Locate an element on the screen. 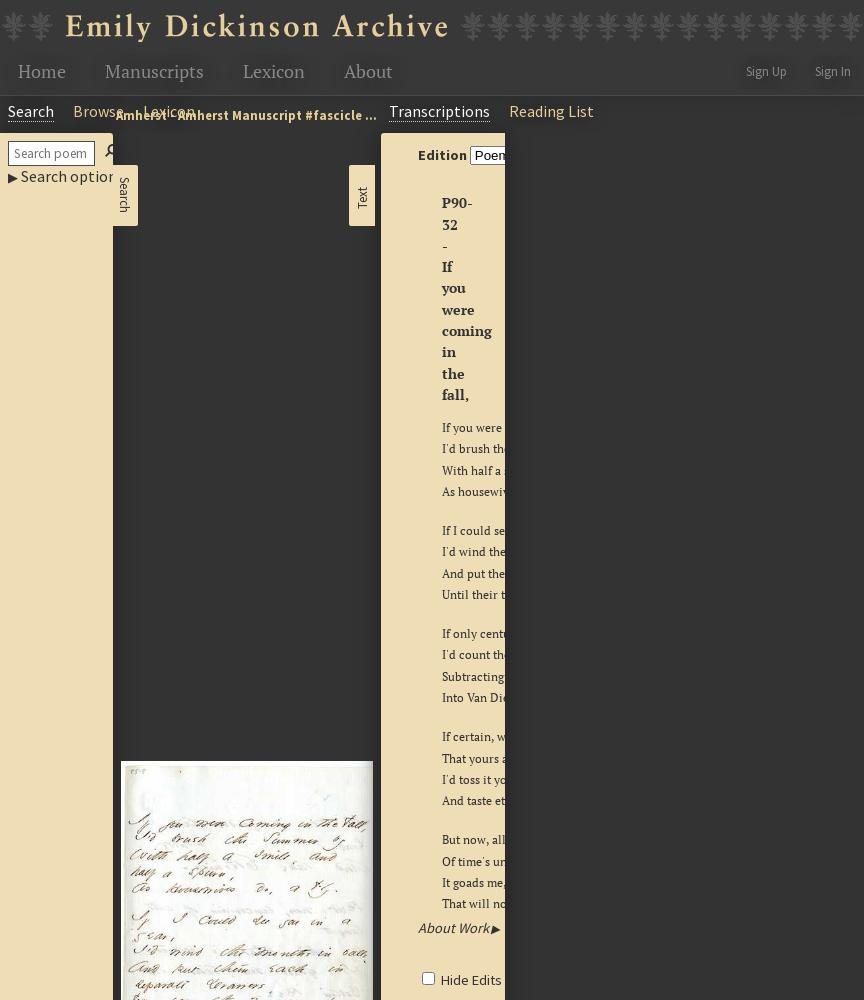  'P90-32 - If you were coming in the fall,' is located at coordinates (466, 298).